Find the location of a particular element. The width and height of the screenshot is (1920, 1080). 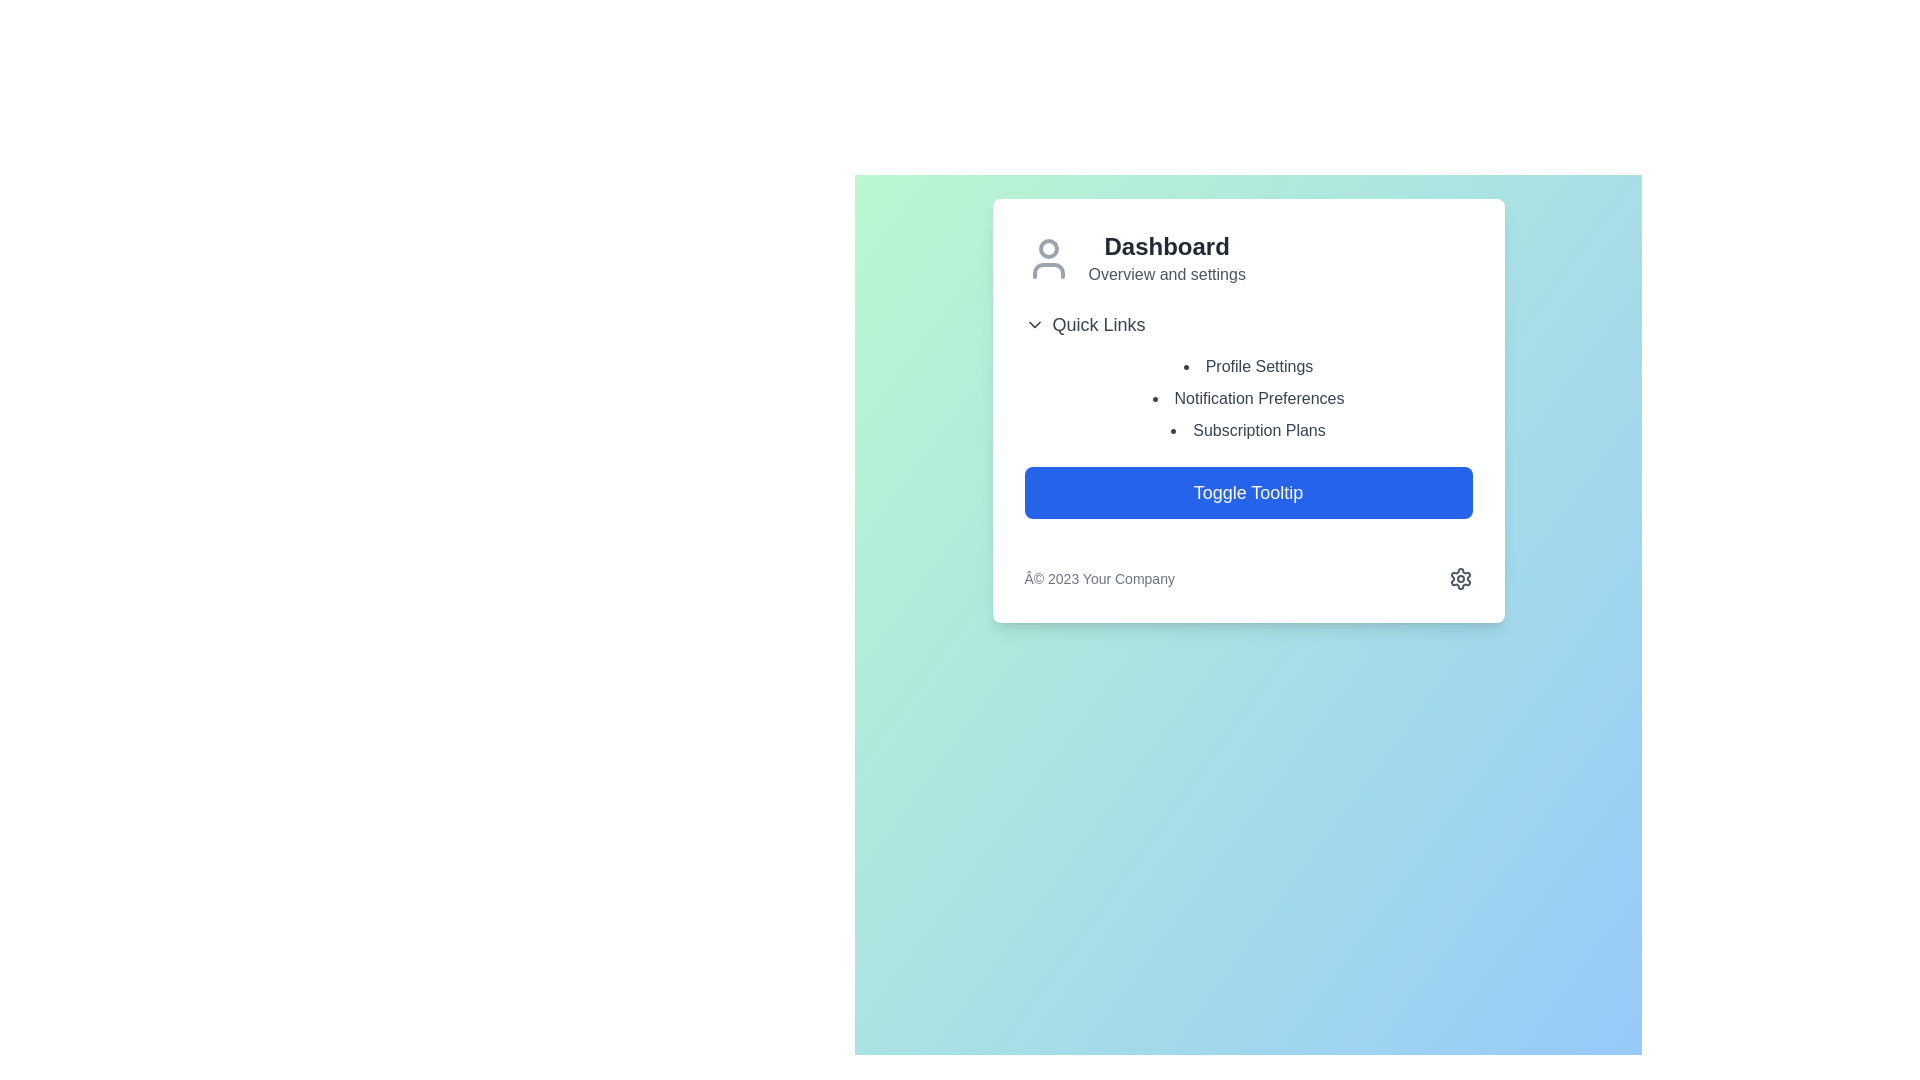

static text element that displays 'Overview and settings' in a smaller, gray font located beneath the 'Dashboard' title in the top section of the interface is located at coordinates (1167, 274).